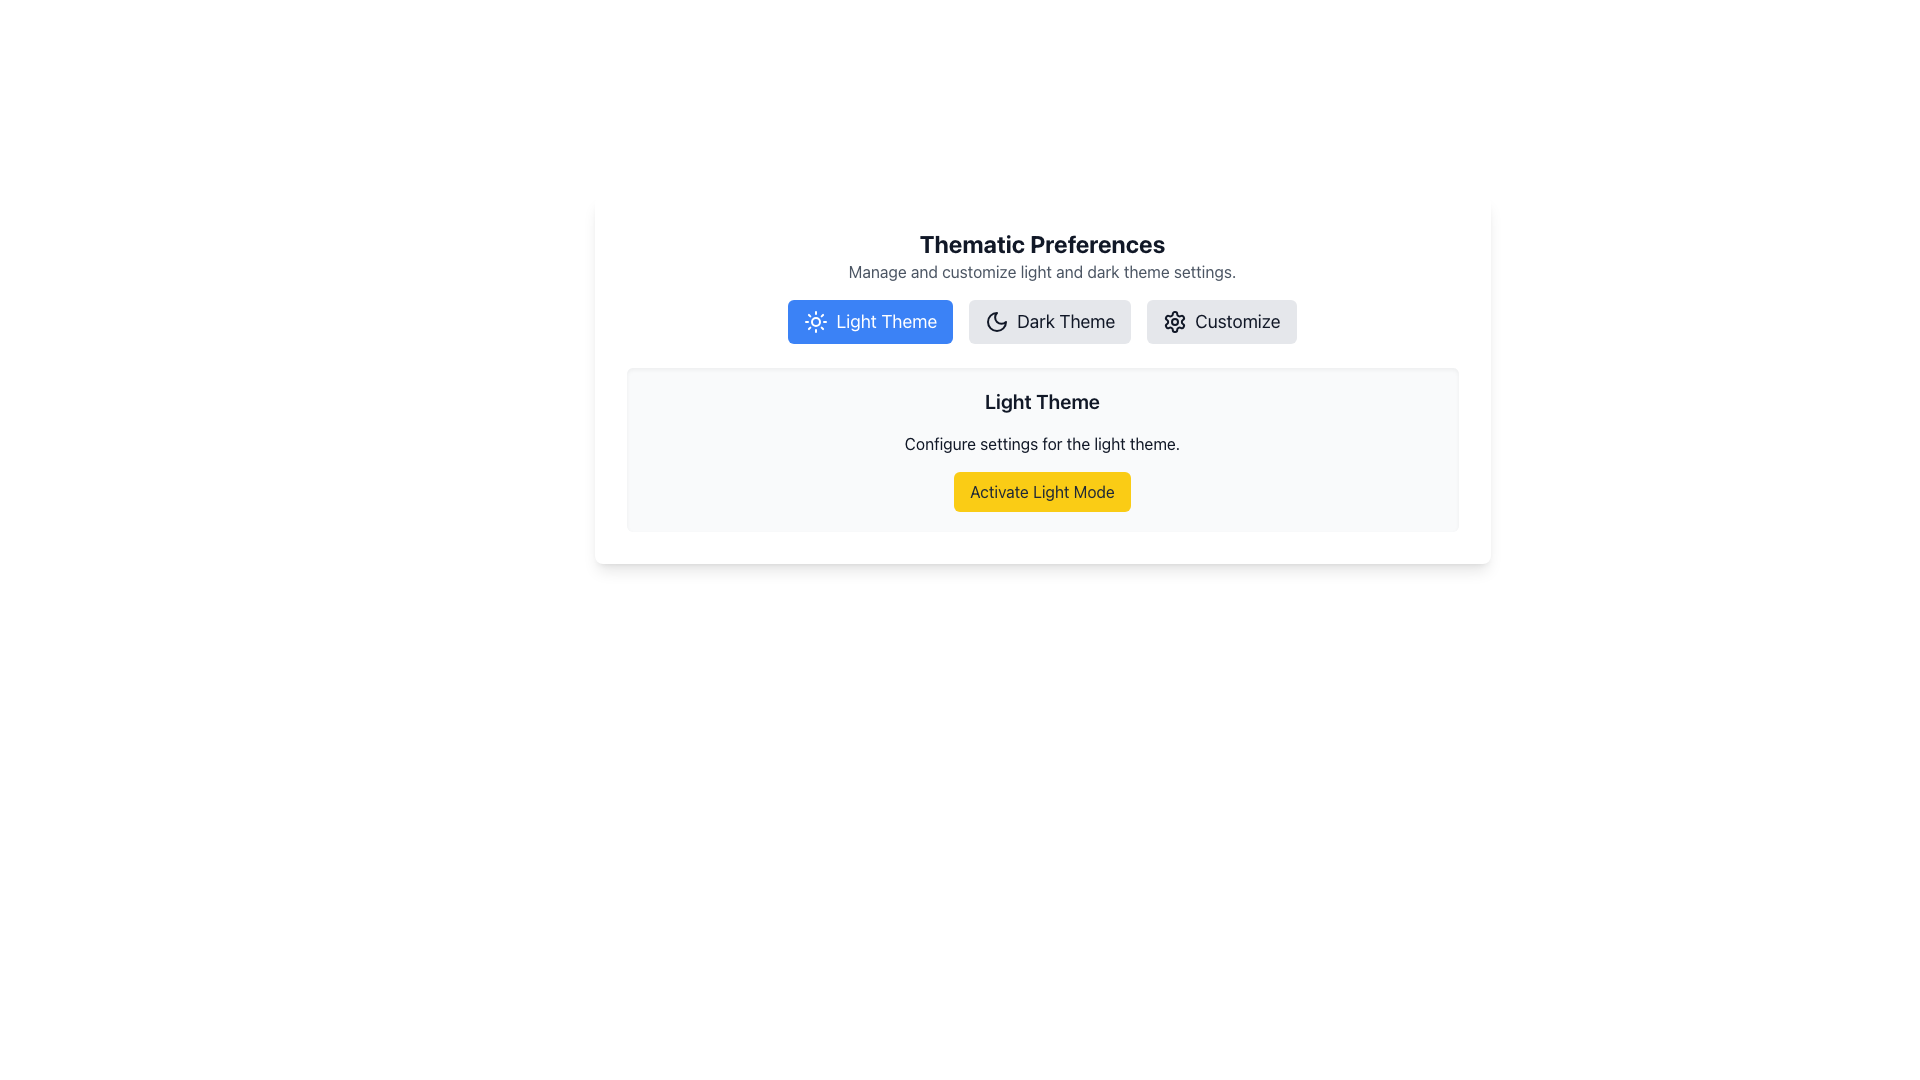 Image resolution: width=1920 pixels, height=1080 pixels. What do you see at coordinates (1041, 492) in the screenshot?
I see `the button that activates the light mode theme, located in the bottom section of the configuration panel` at bounding box center [1041, 492].